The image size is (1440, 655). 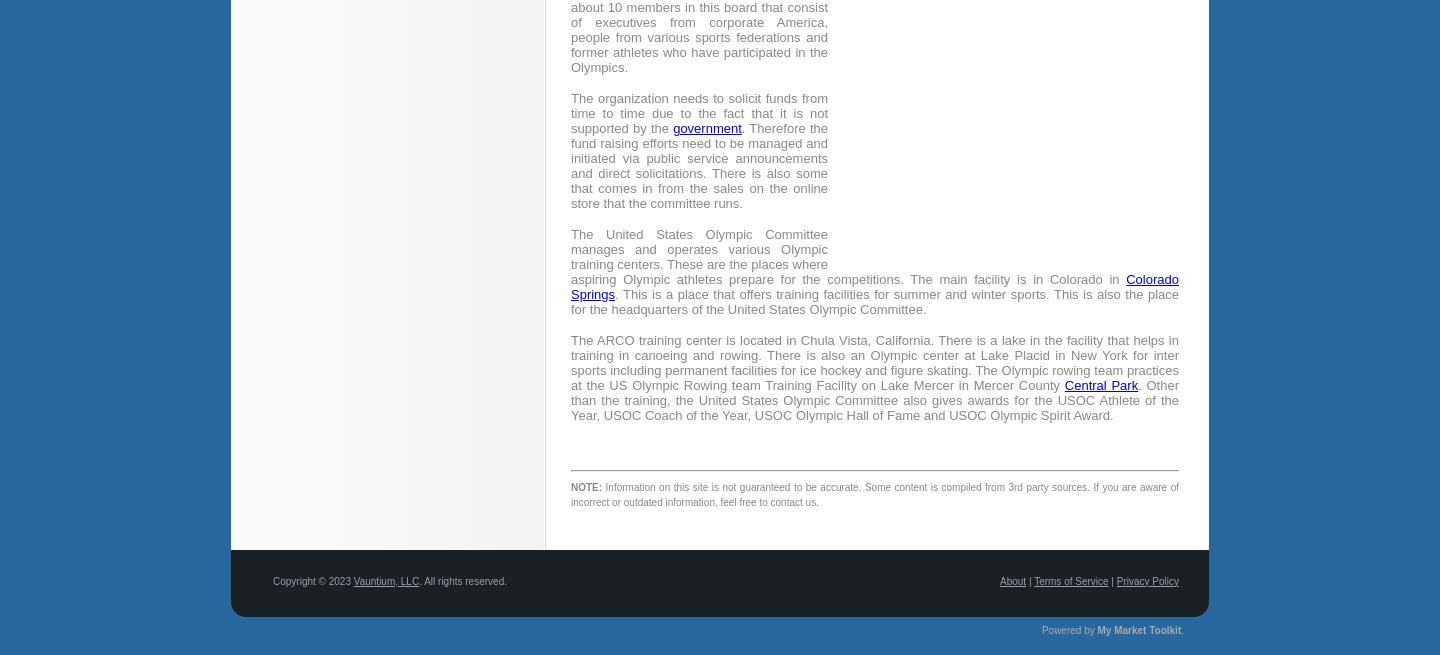 What do you see at coordinates (418, 580) in the screenshot?
I see `'. All rights reserved.'` at bounding box center [418, 580].